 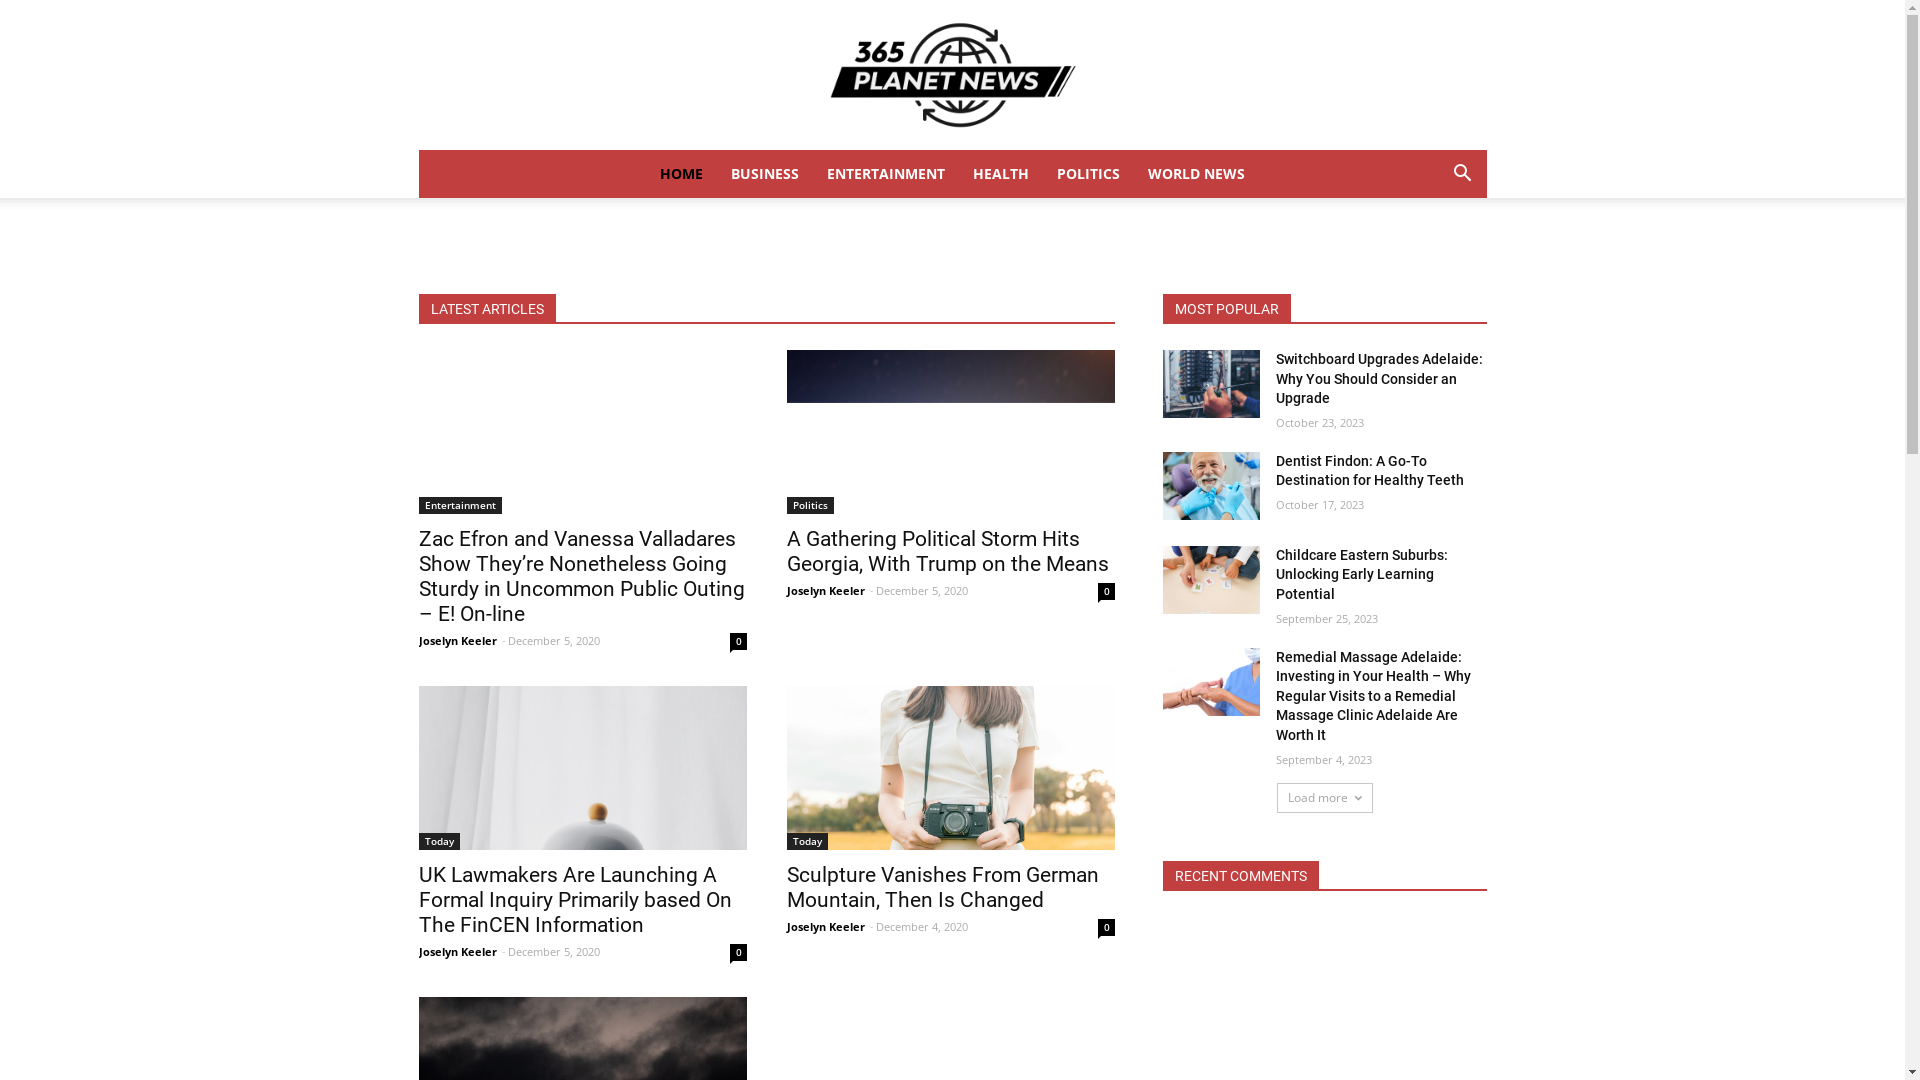 I want to click on 'Entertainment', so click(x=458, y=504).